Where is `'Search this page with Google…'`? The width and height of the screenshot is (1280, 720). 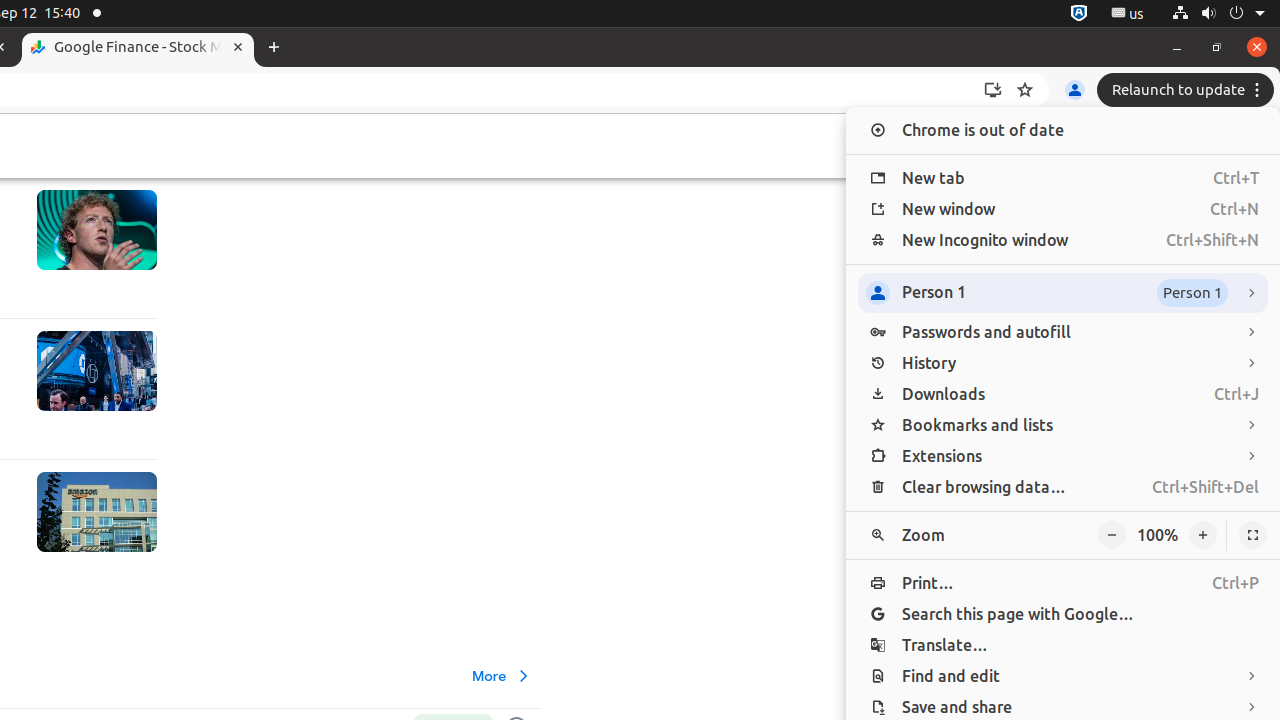
'Search this page with Google…' is located at coordinates (1062, 613).